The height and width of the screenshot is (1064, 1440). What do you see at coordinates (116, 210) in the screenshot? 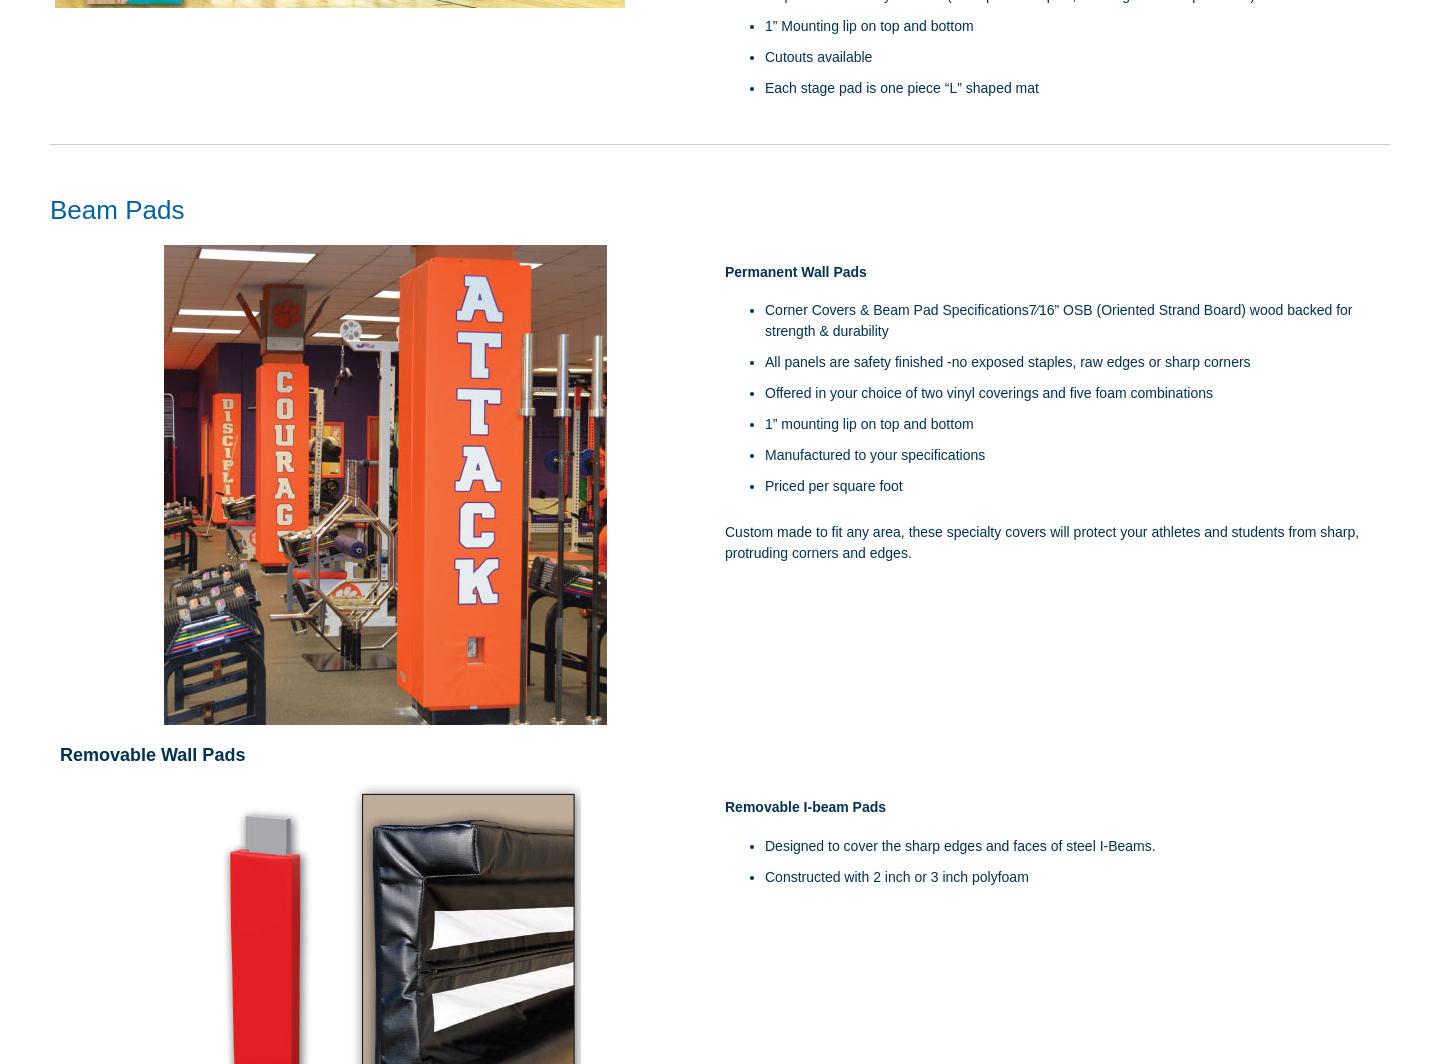
I see `'Beam Pads'` at bounding box center [116, 210].